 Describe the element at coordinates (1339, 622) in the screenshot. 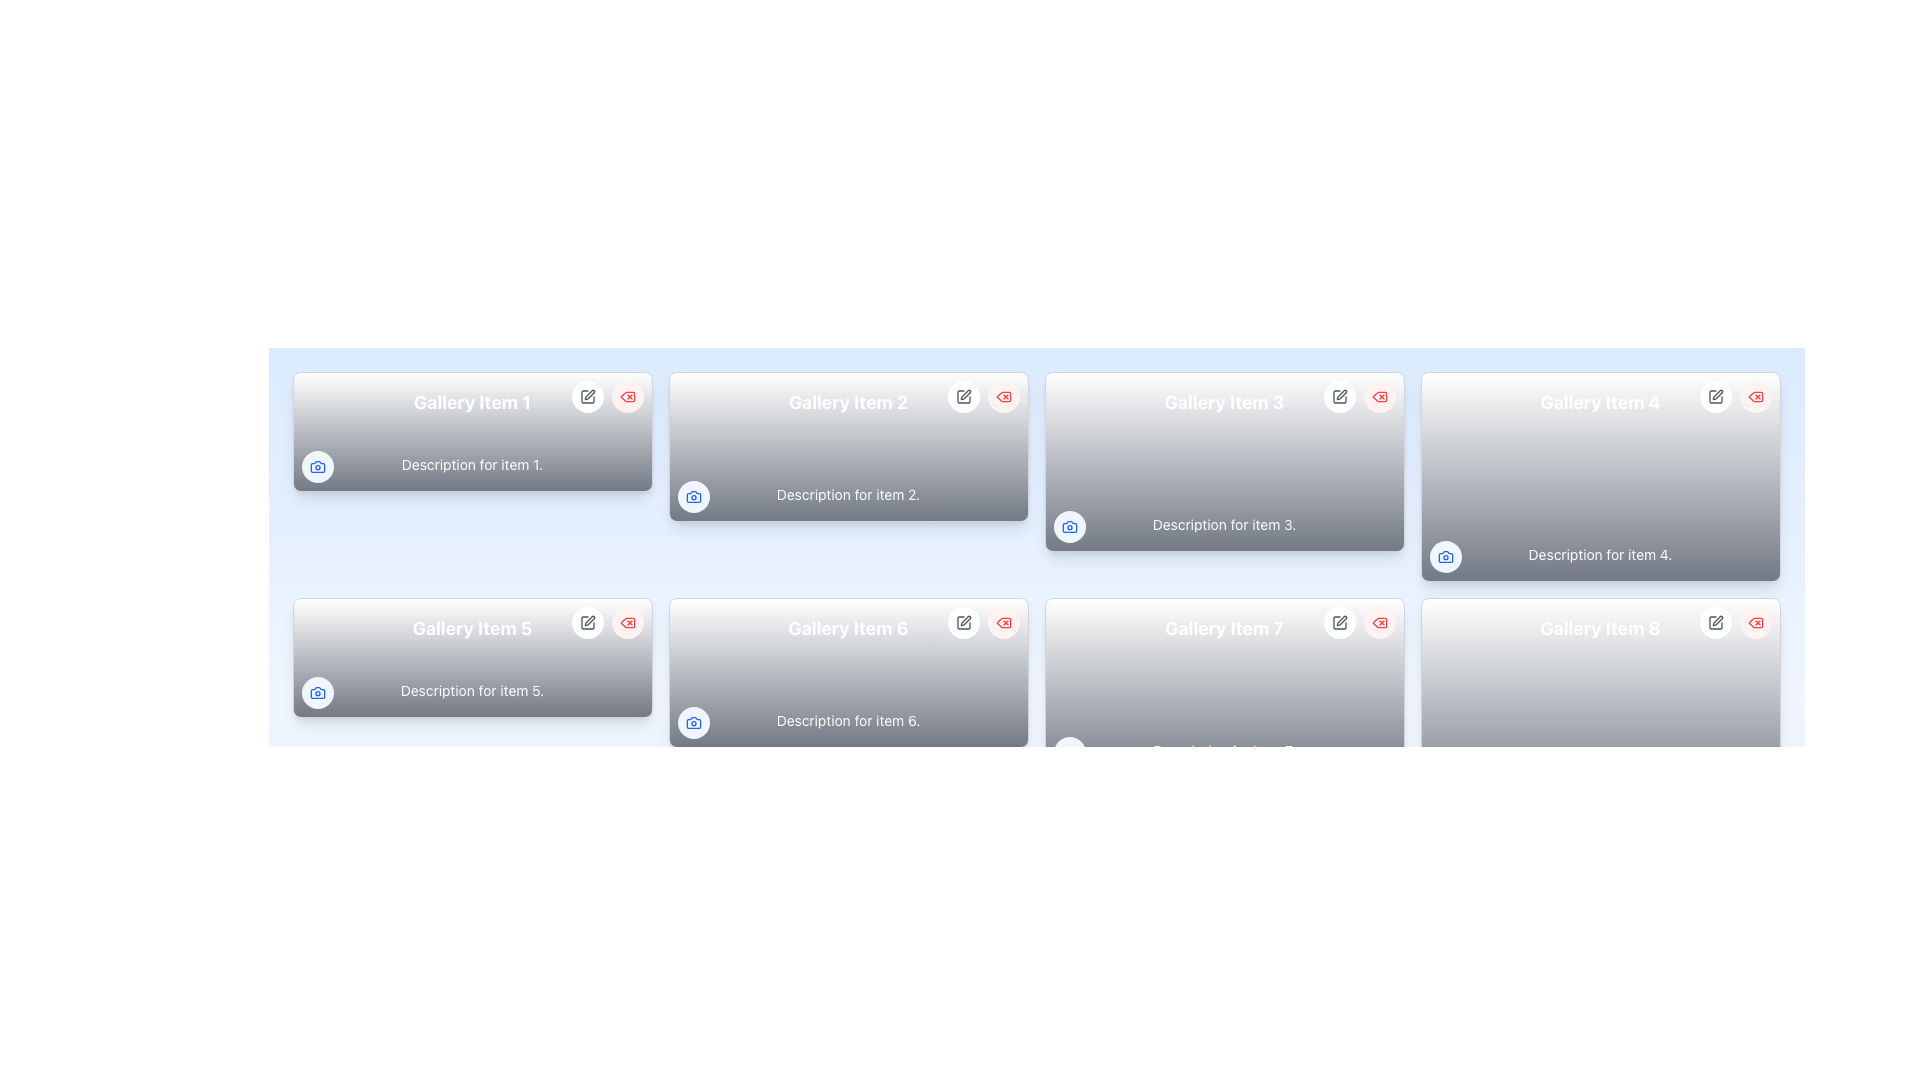

I see `the edit icon button located in the top-right corner of 'Gallery Item 7' to initiate the edit action` at that location.